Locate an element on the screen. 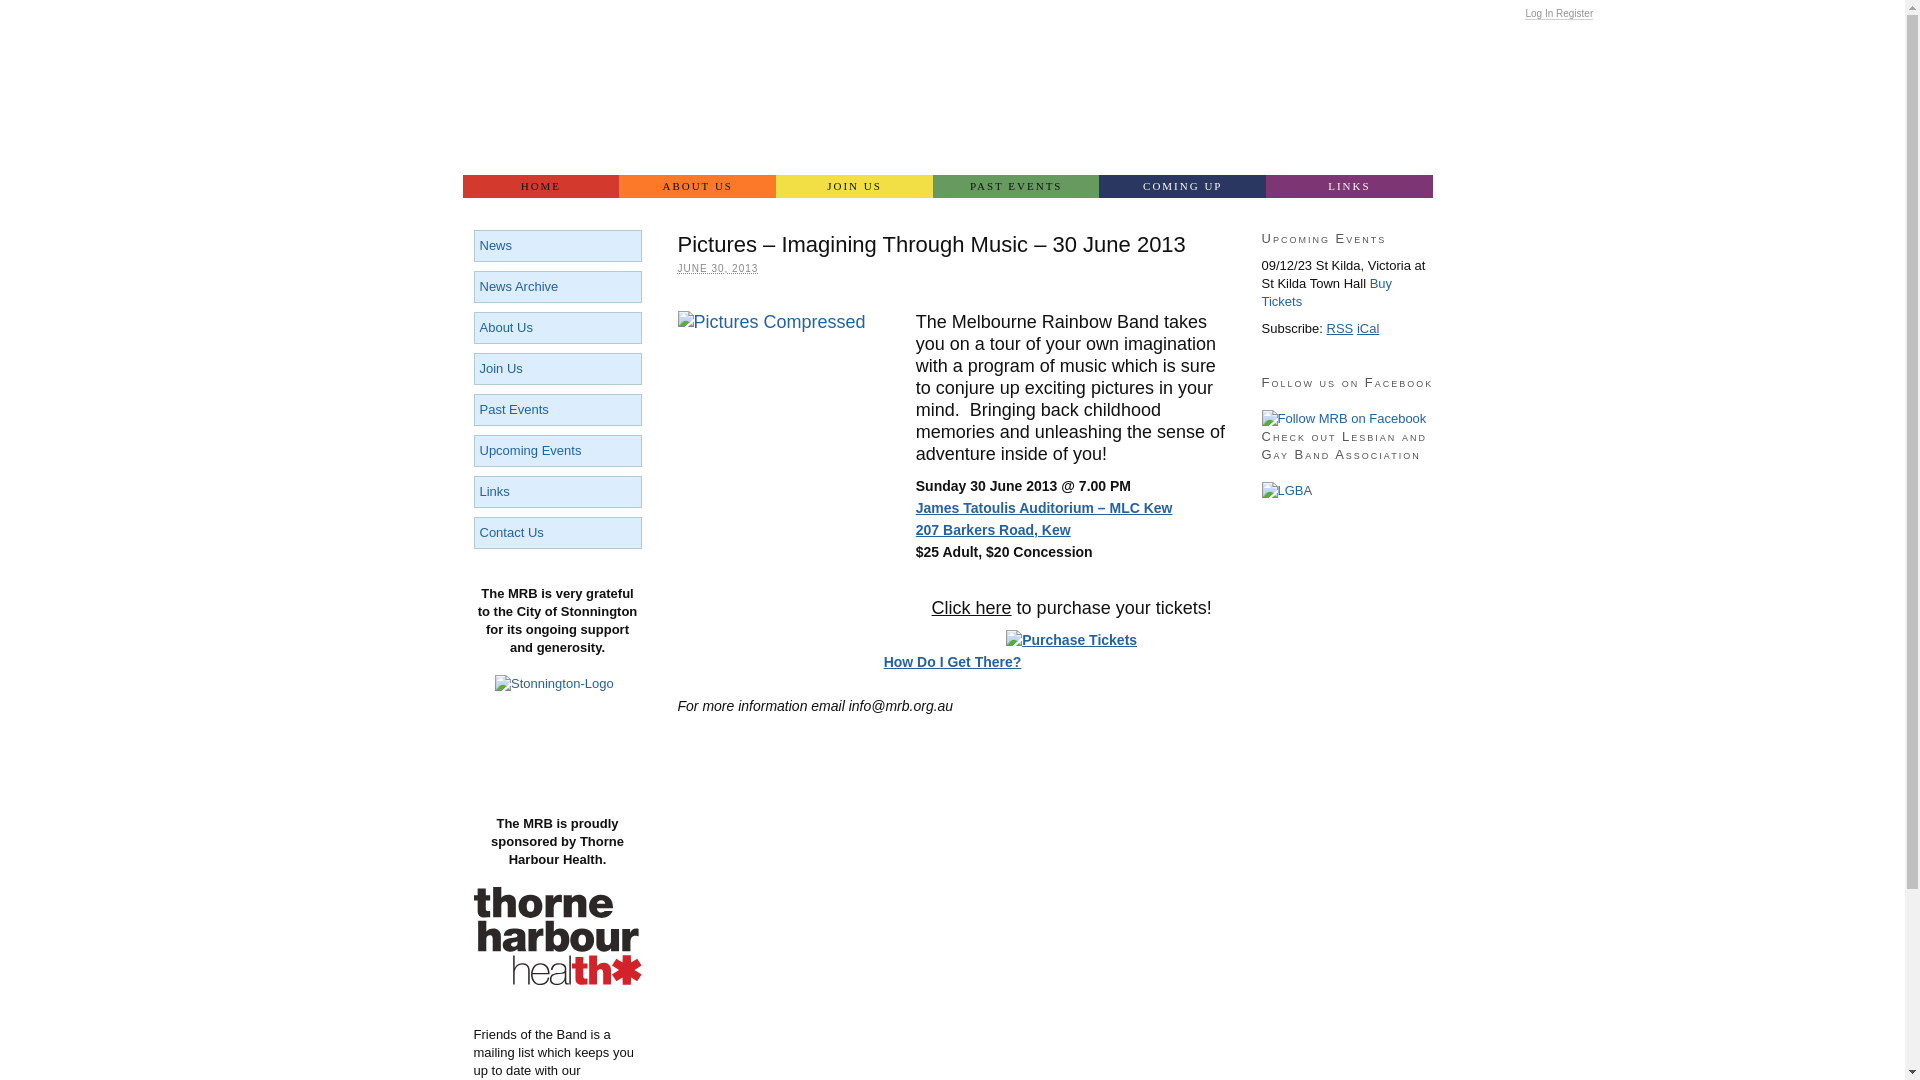 The width and height of the screenshot is (1920, 1080). 'Buy Tickets' is located at coordinates (1327, 292).